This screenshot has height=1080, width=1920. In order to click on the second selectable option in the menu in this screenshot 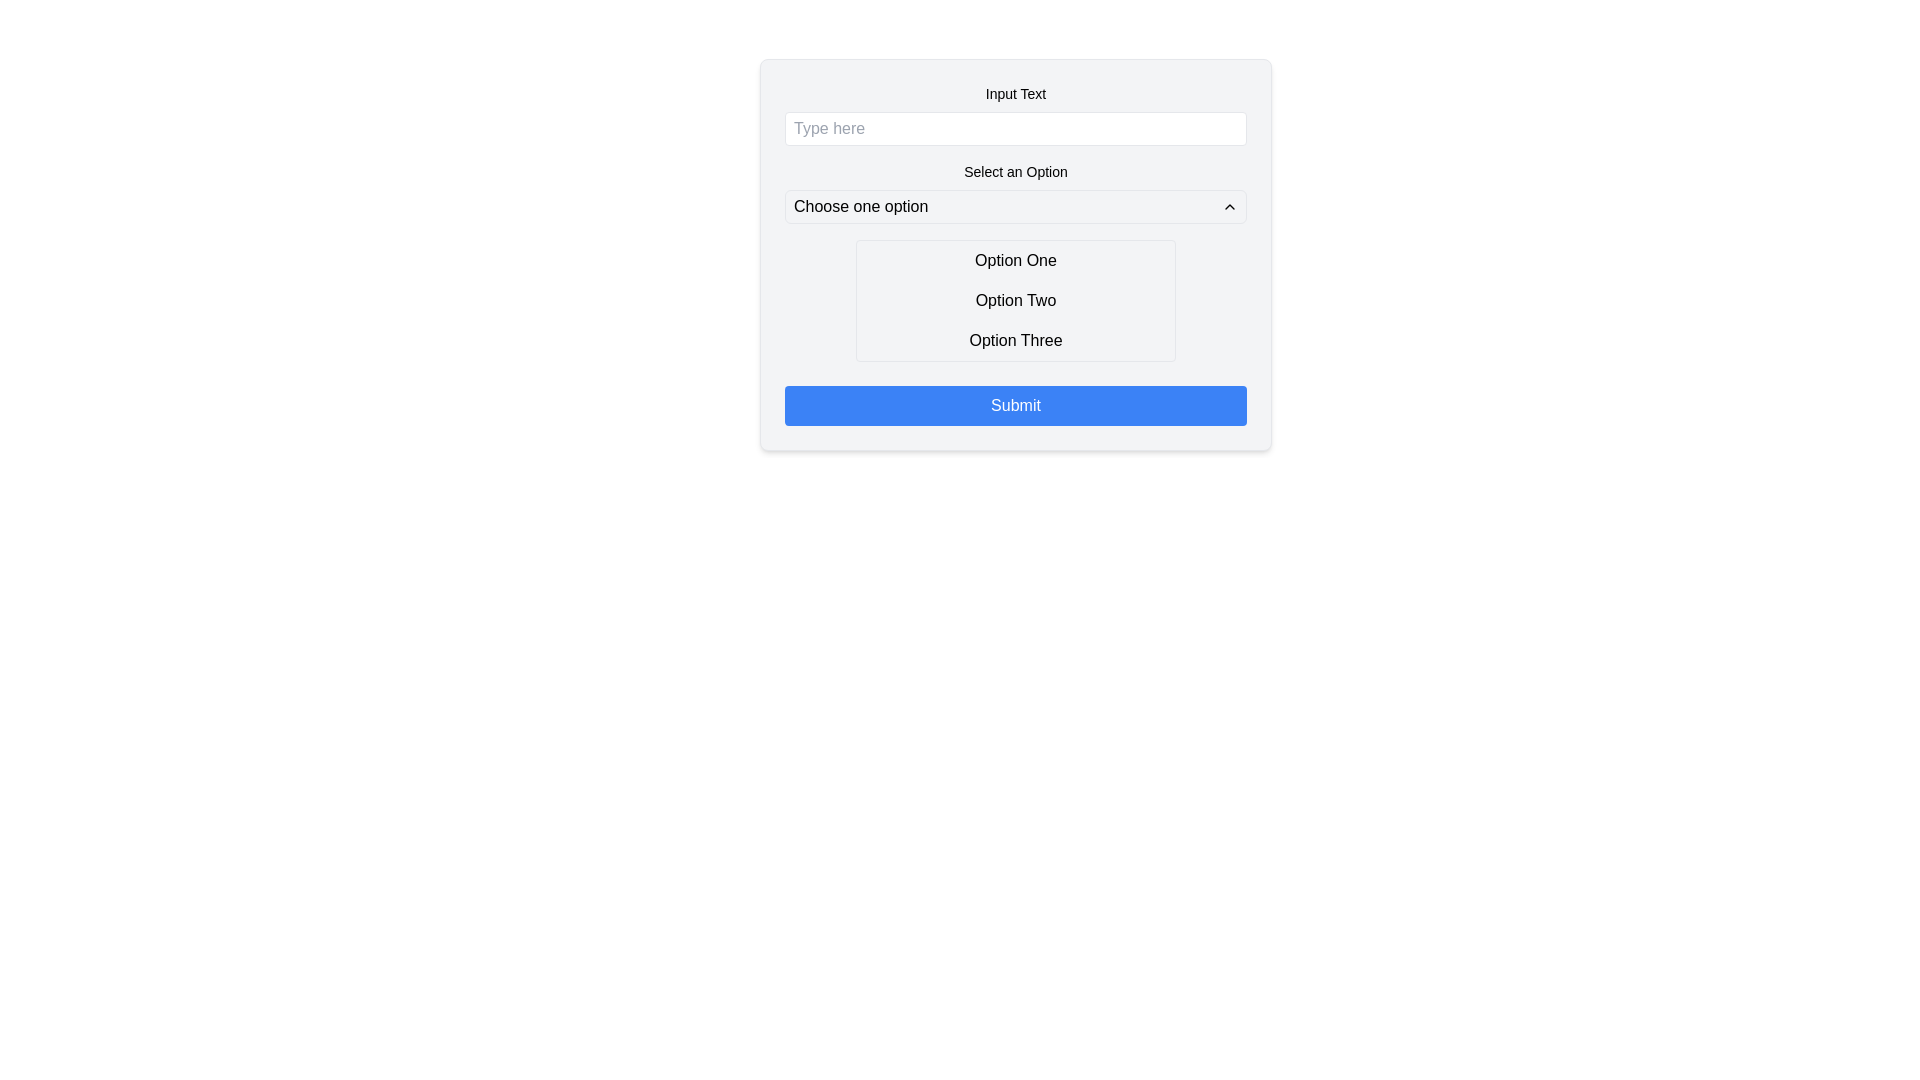, I will do `click(1016, 300)`.